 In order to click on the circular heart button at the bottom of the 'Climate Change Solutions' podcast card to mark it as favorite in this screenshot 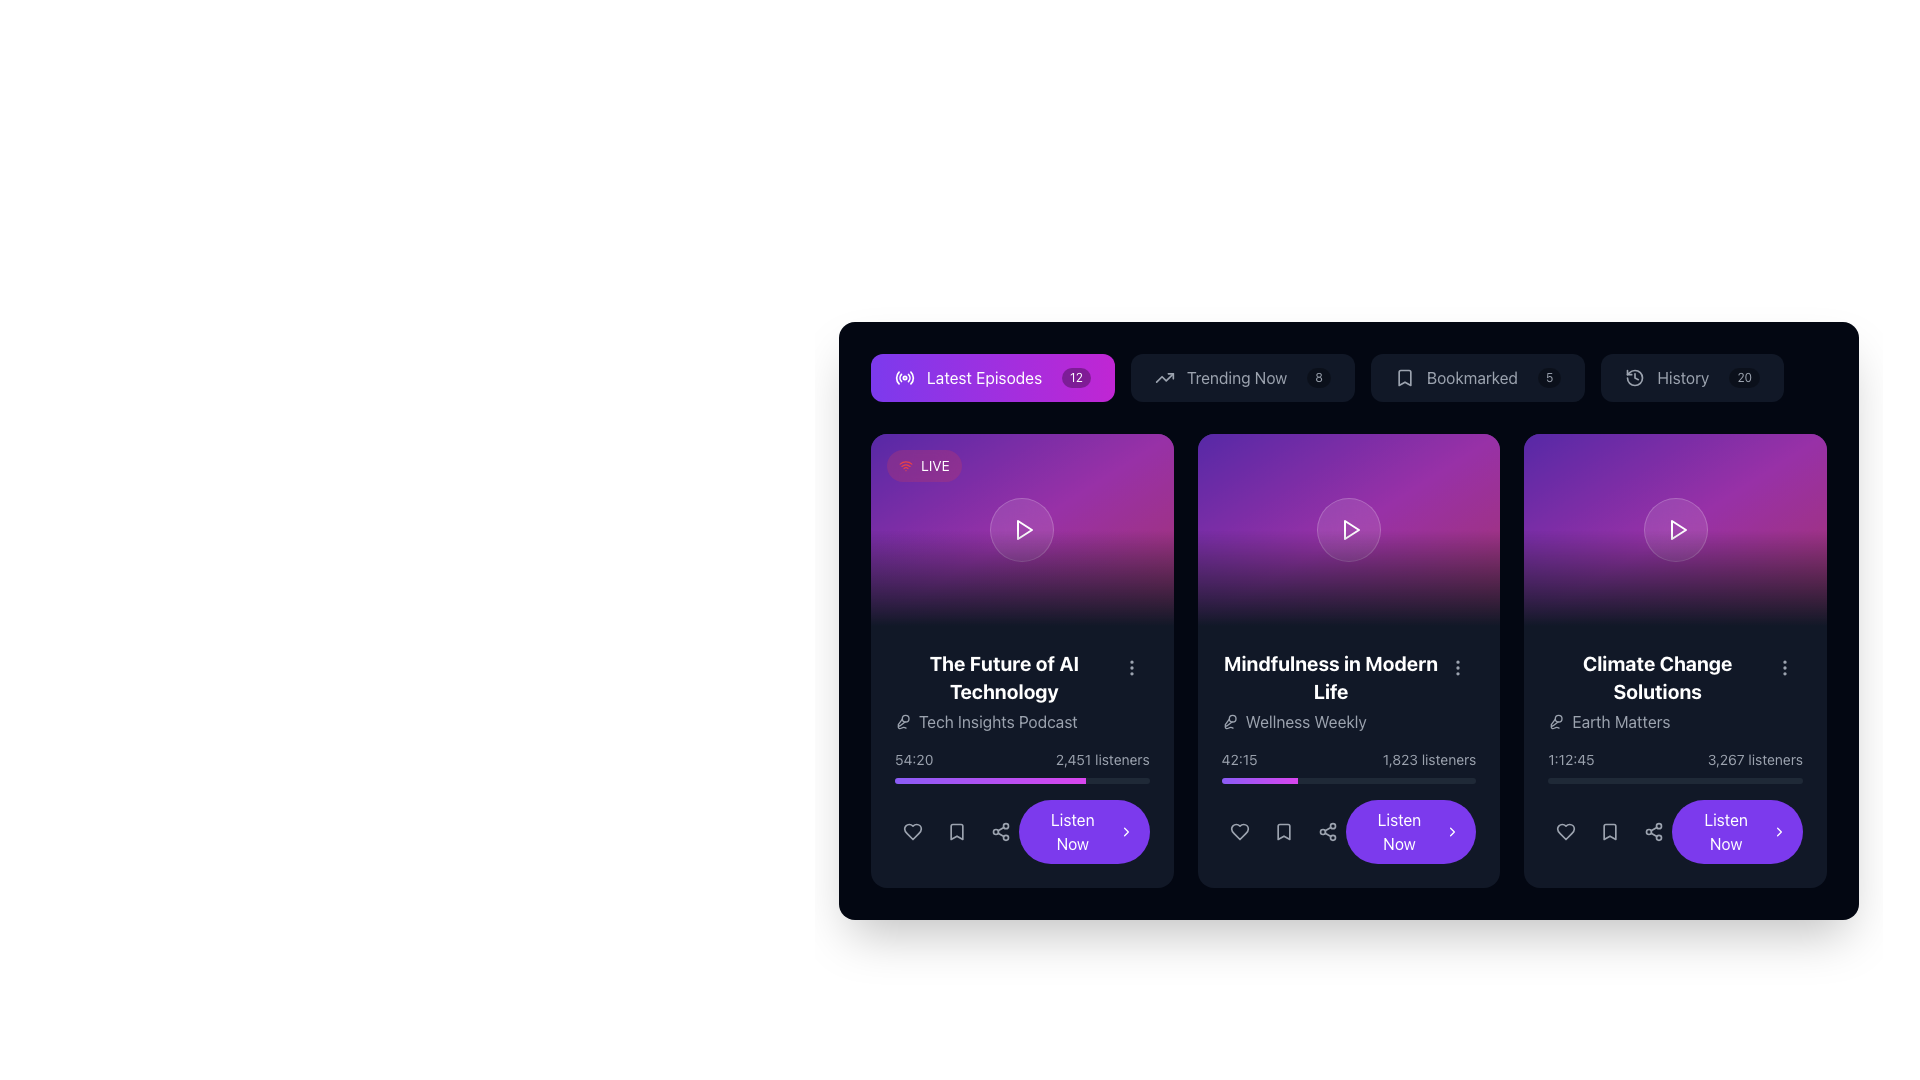, I will do `click(1565, 832)`.